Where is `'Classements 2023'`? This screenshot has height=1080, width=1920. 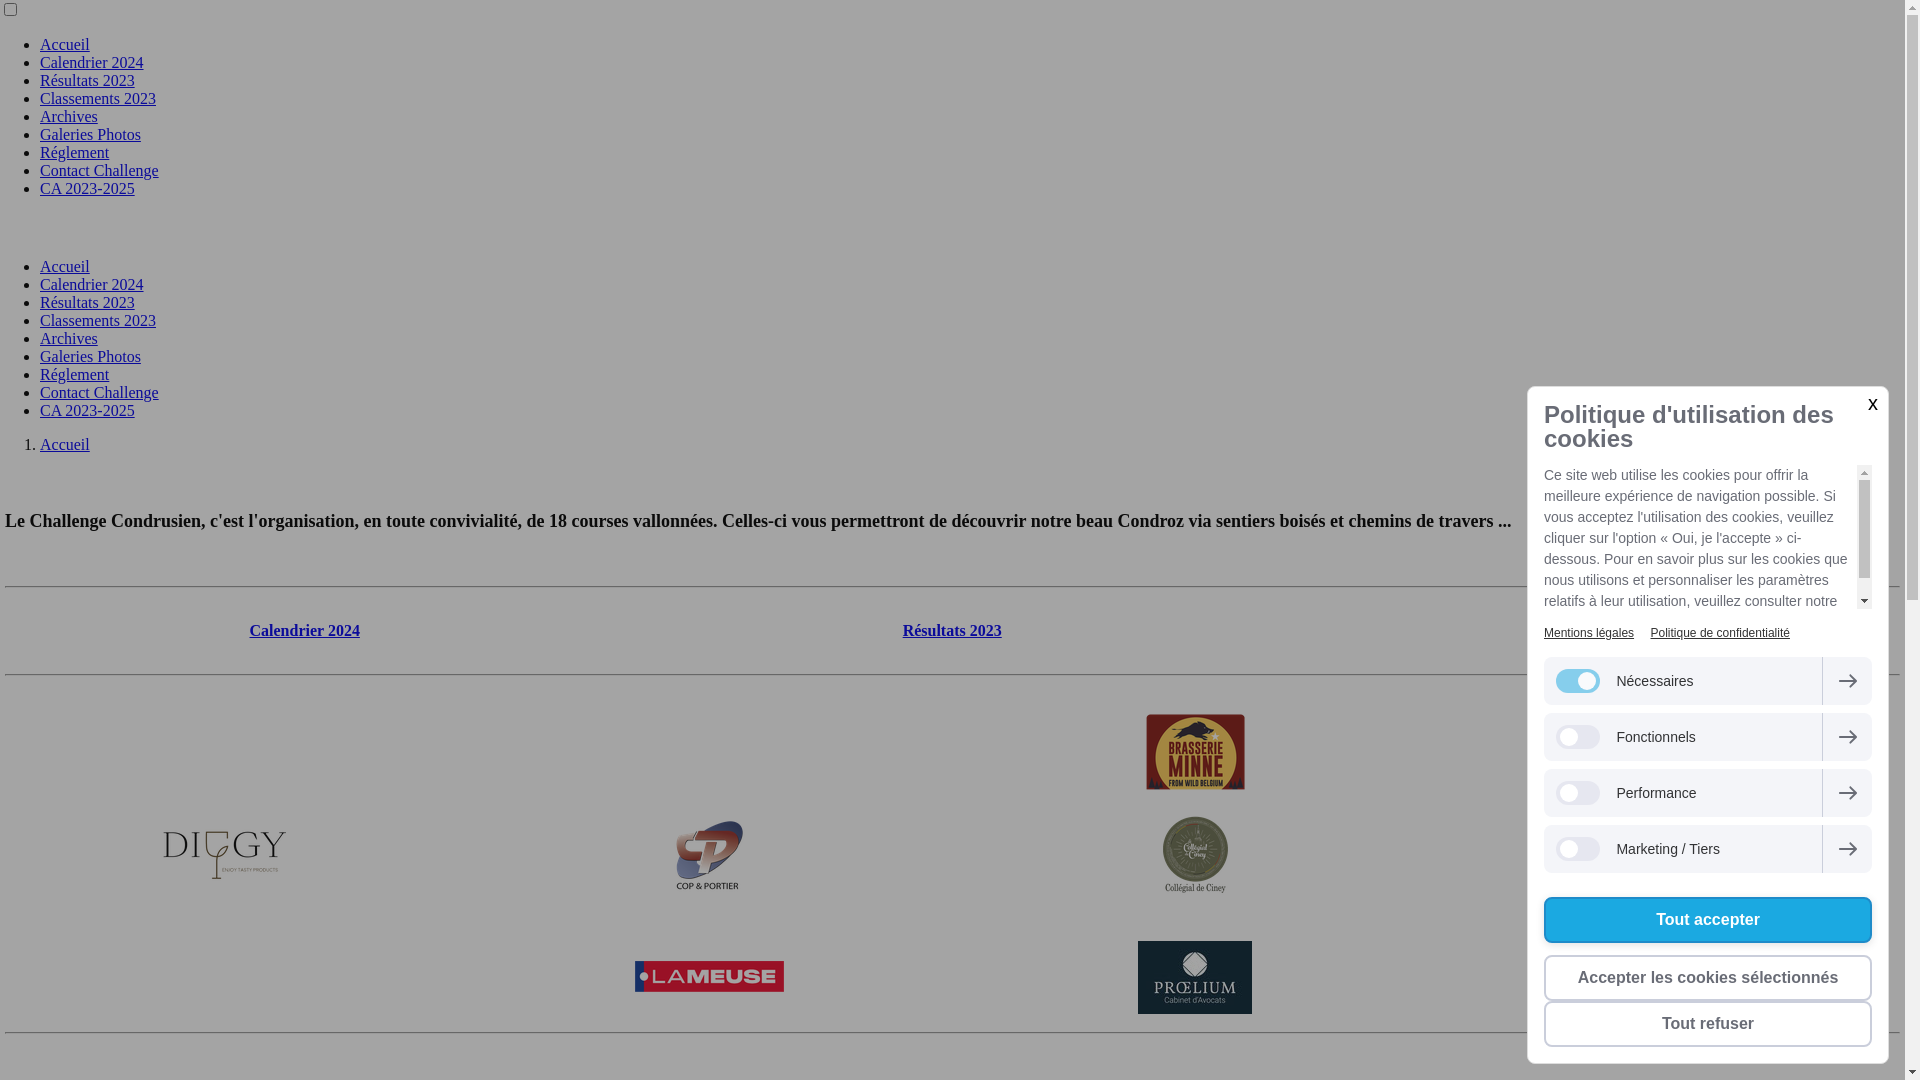 'Classements 2023' is located at coordinates (96, 319).